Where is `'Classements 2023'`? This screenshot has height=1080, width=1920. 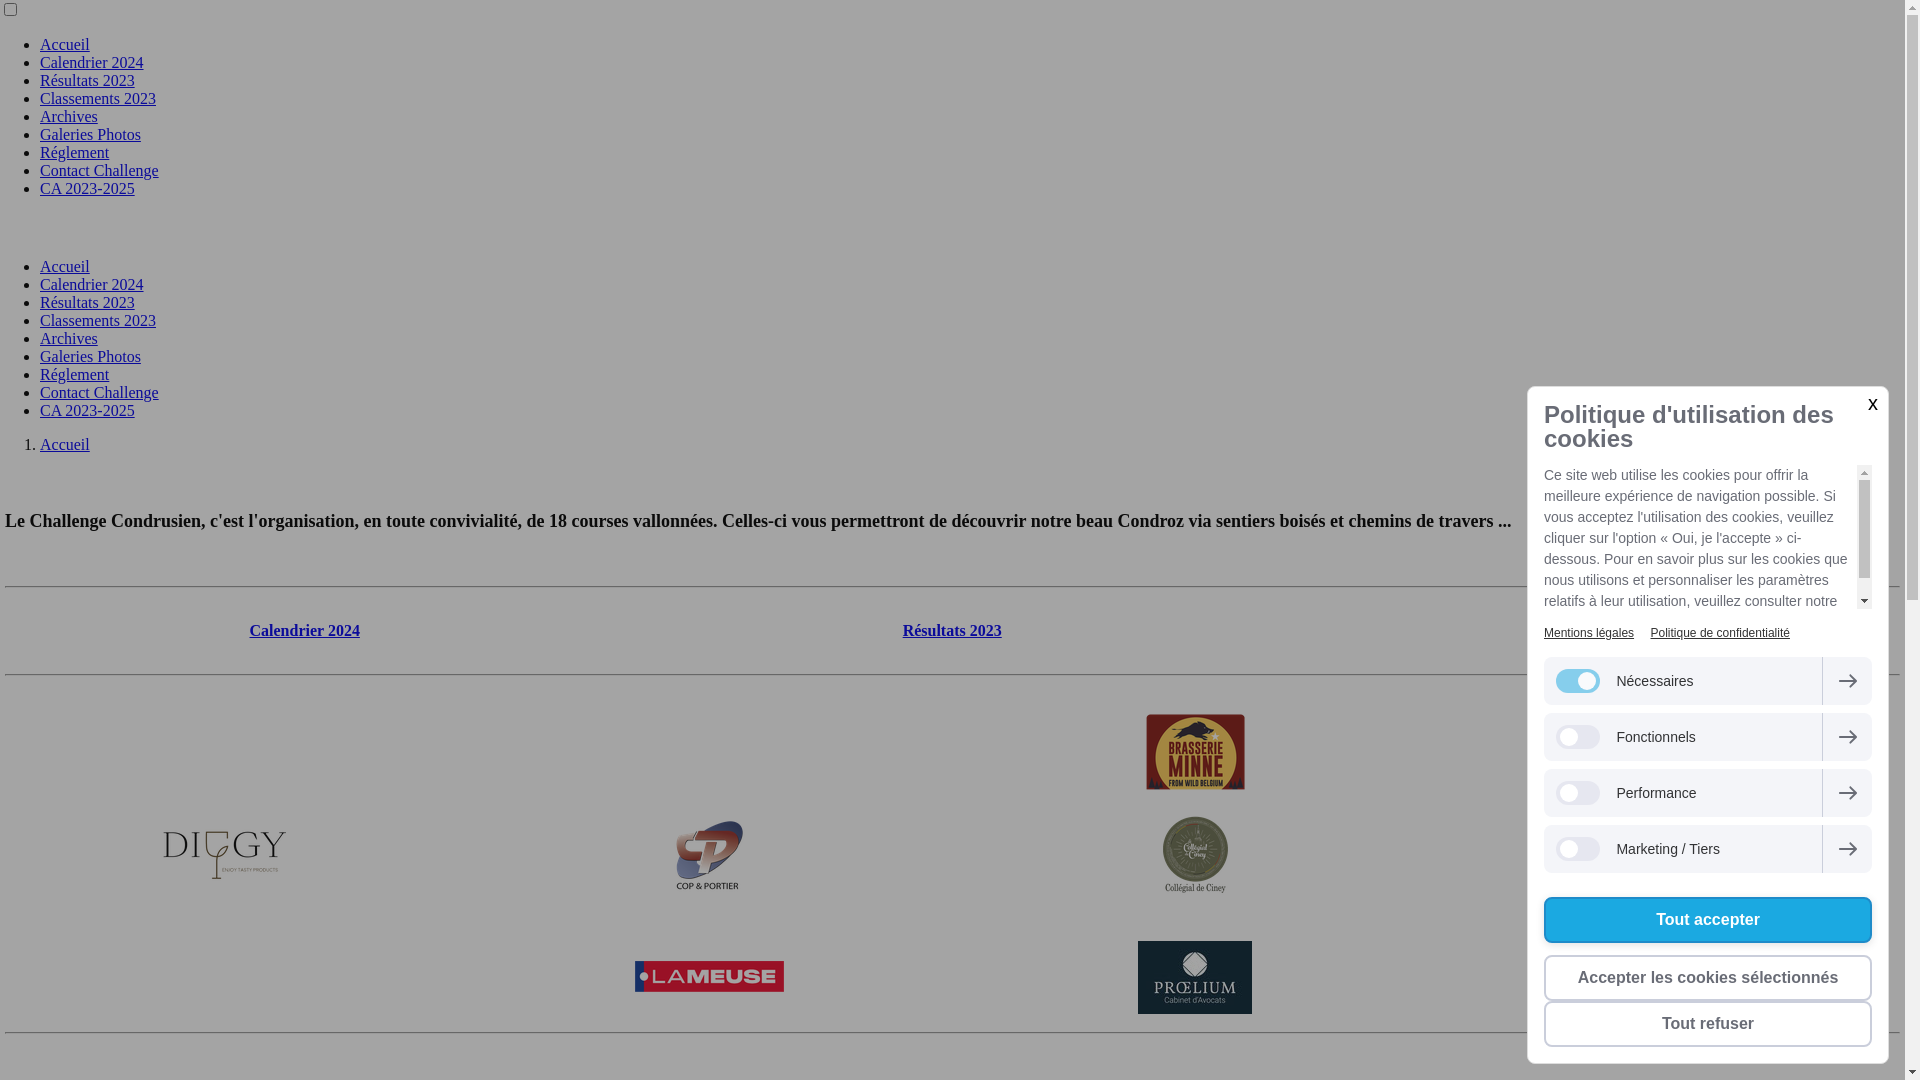 'Classements 2023' is located at coordinates (96, 319).